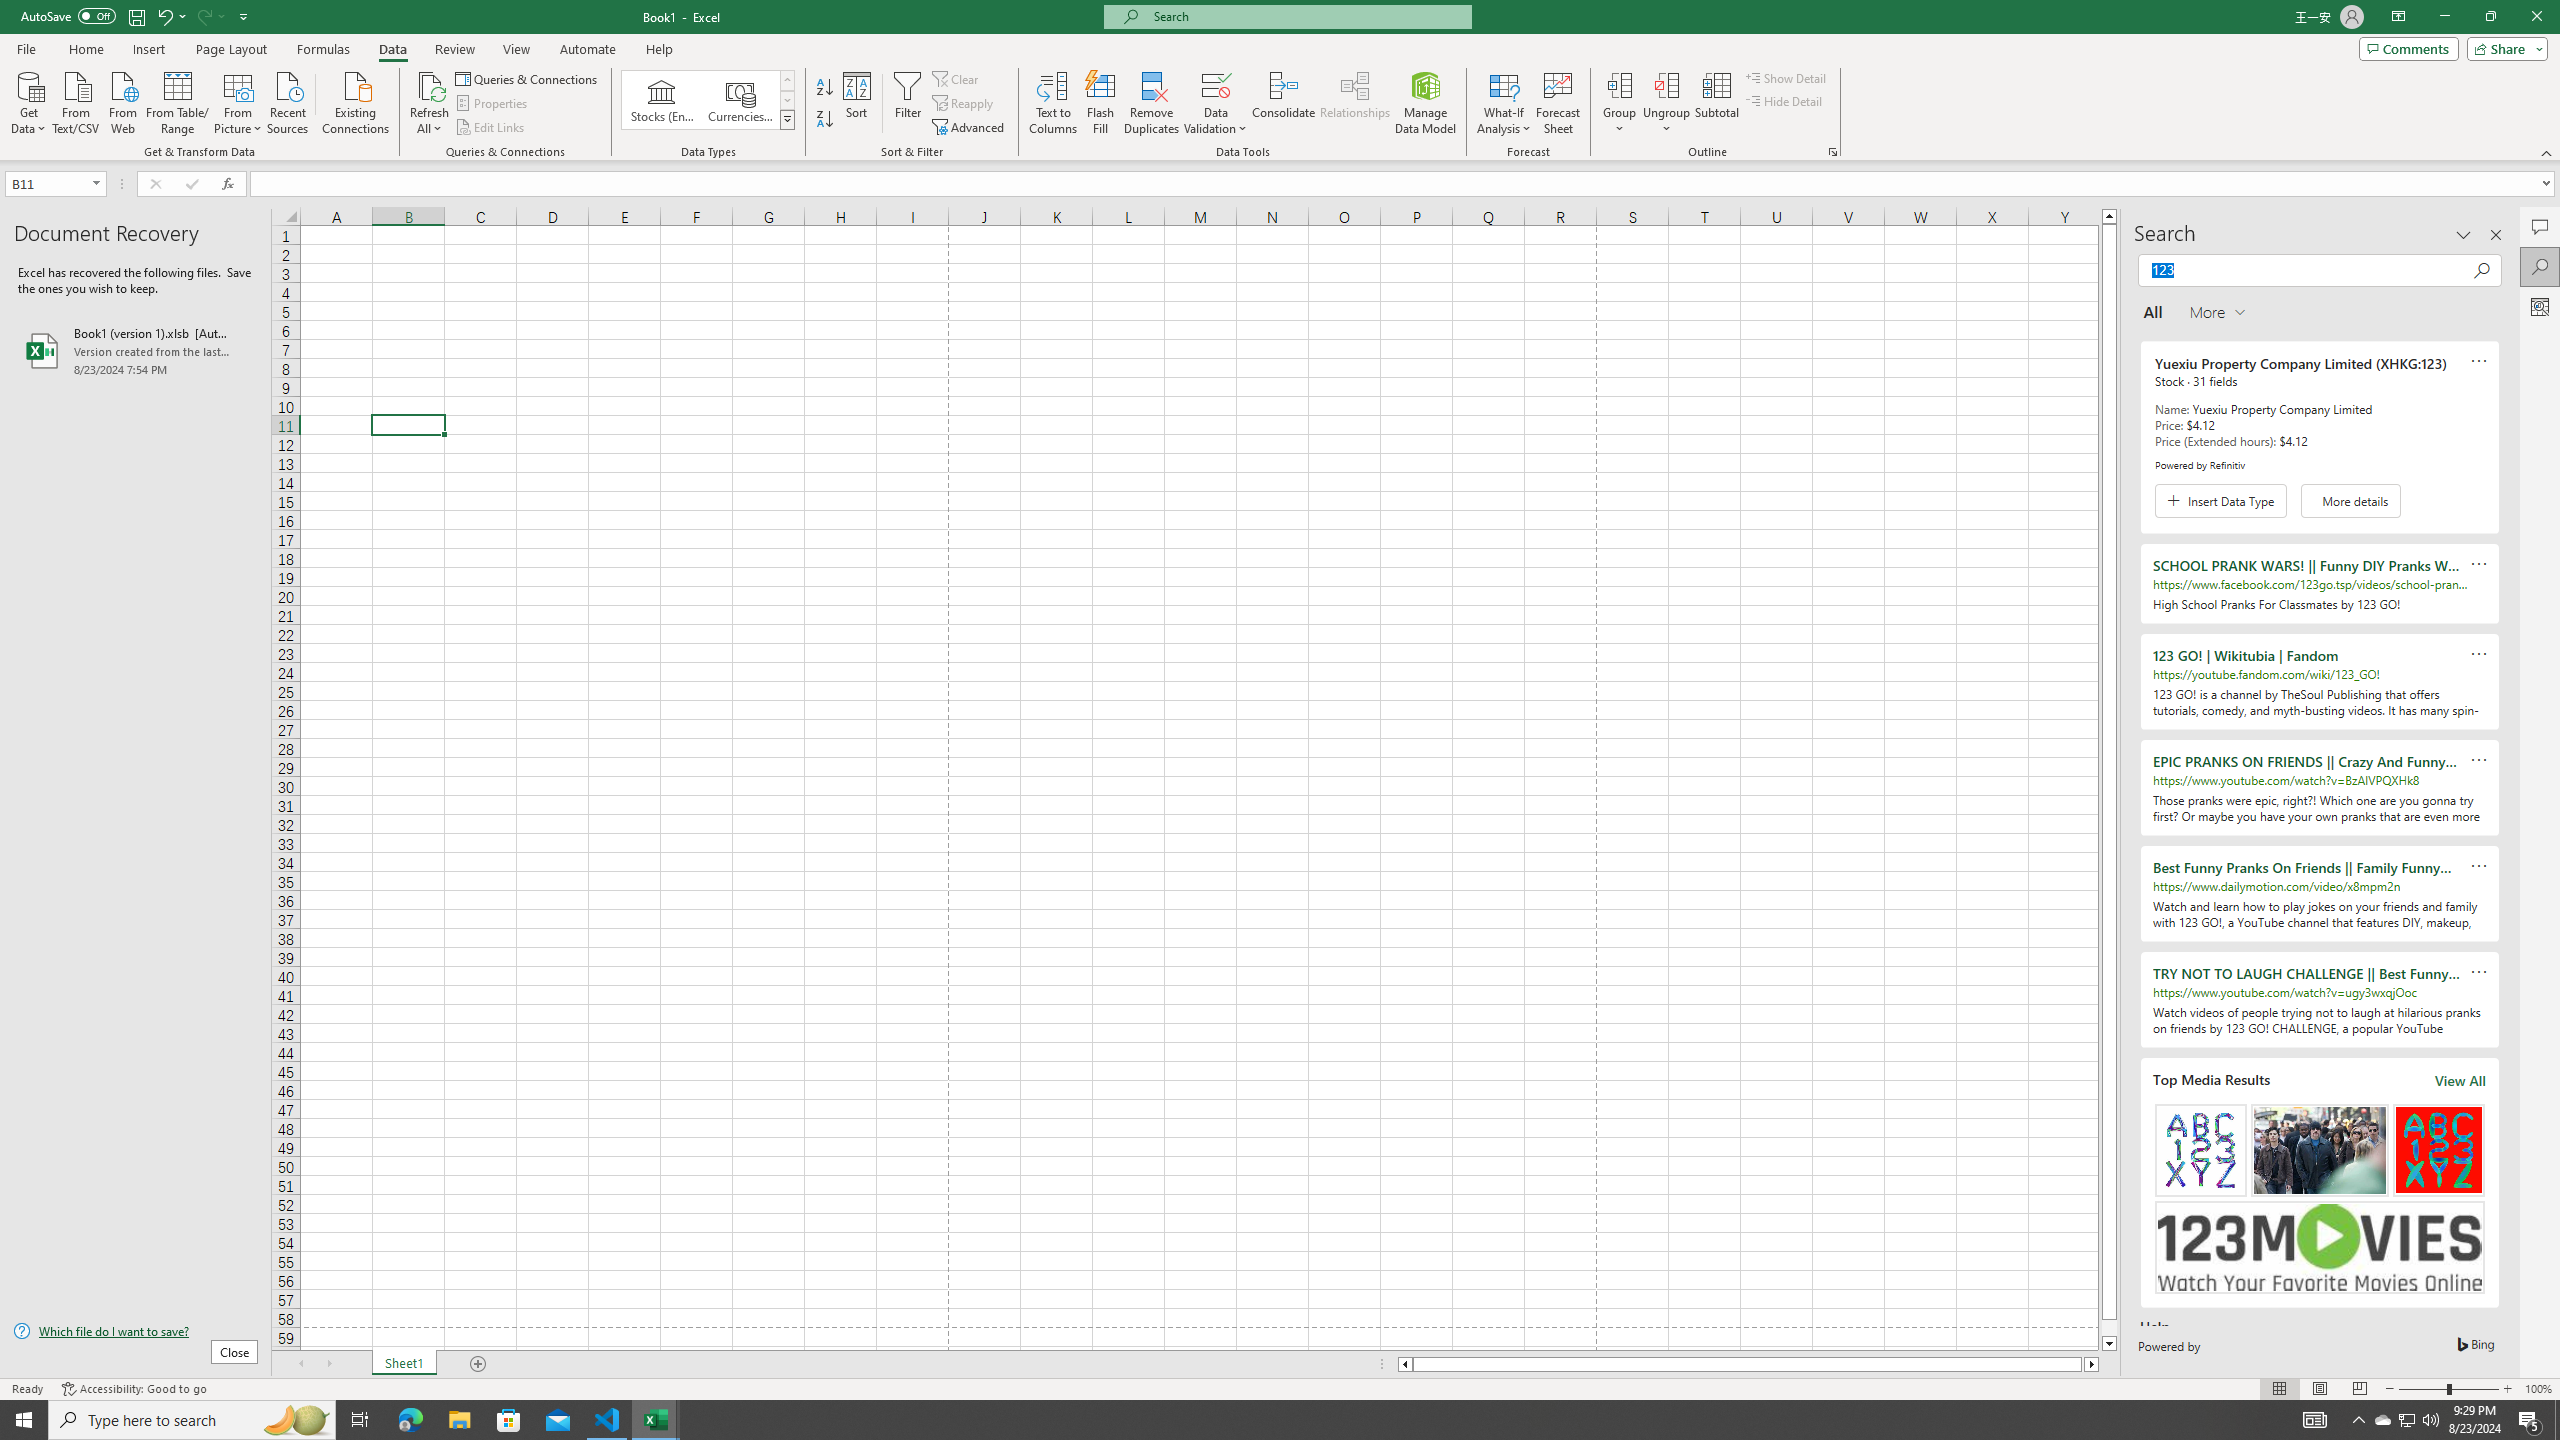  What do you see at coordinates (2278, 1389) in the screenshot?
I see `'Normal'` at bounding box center [2278, 1389].